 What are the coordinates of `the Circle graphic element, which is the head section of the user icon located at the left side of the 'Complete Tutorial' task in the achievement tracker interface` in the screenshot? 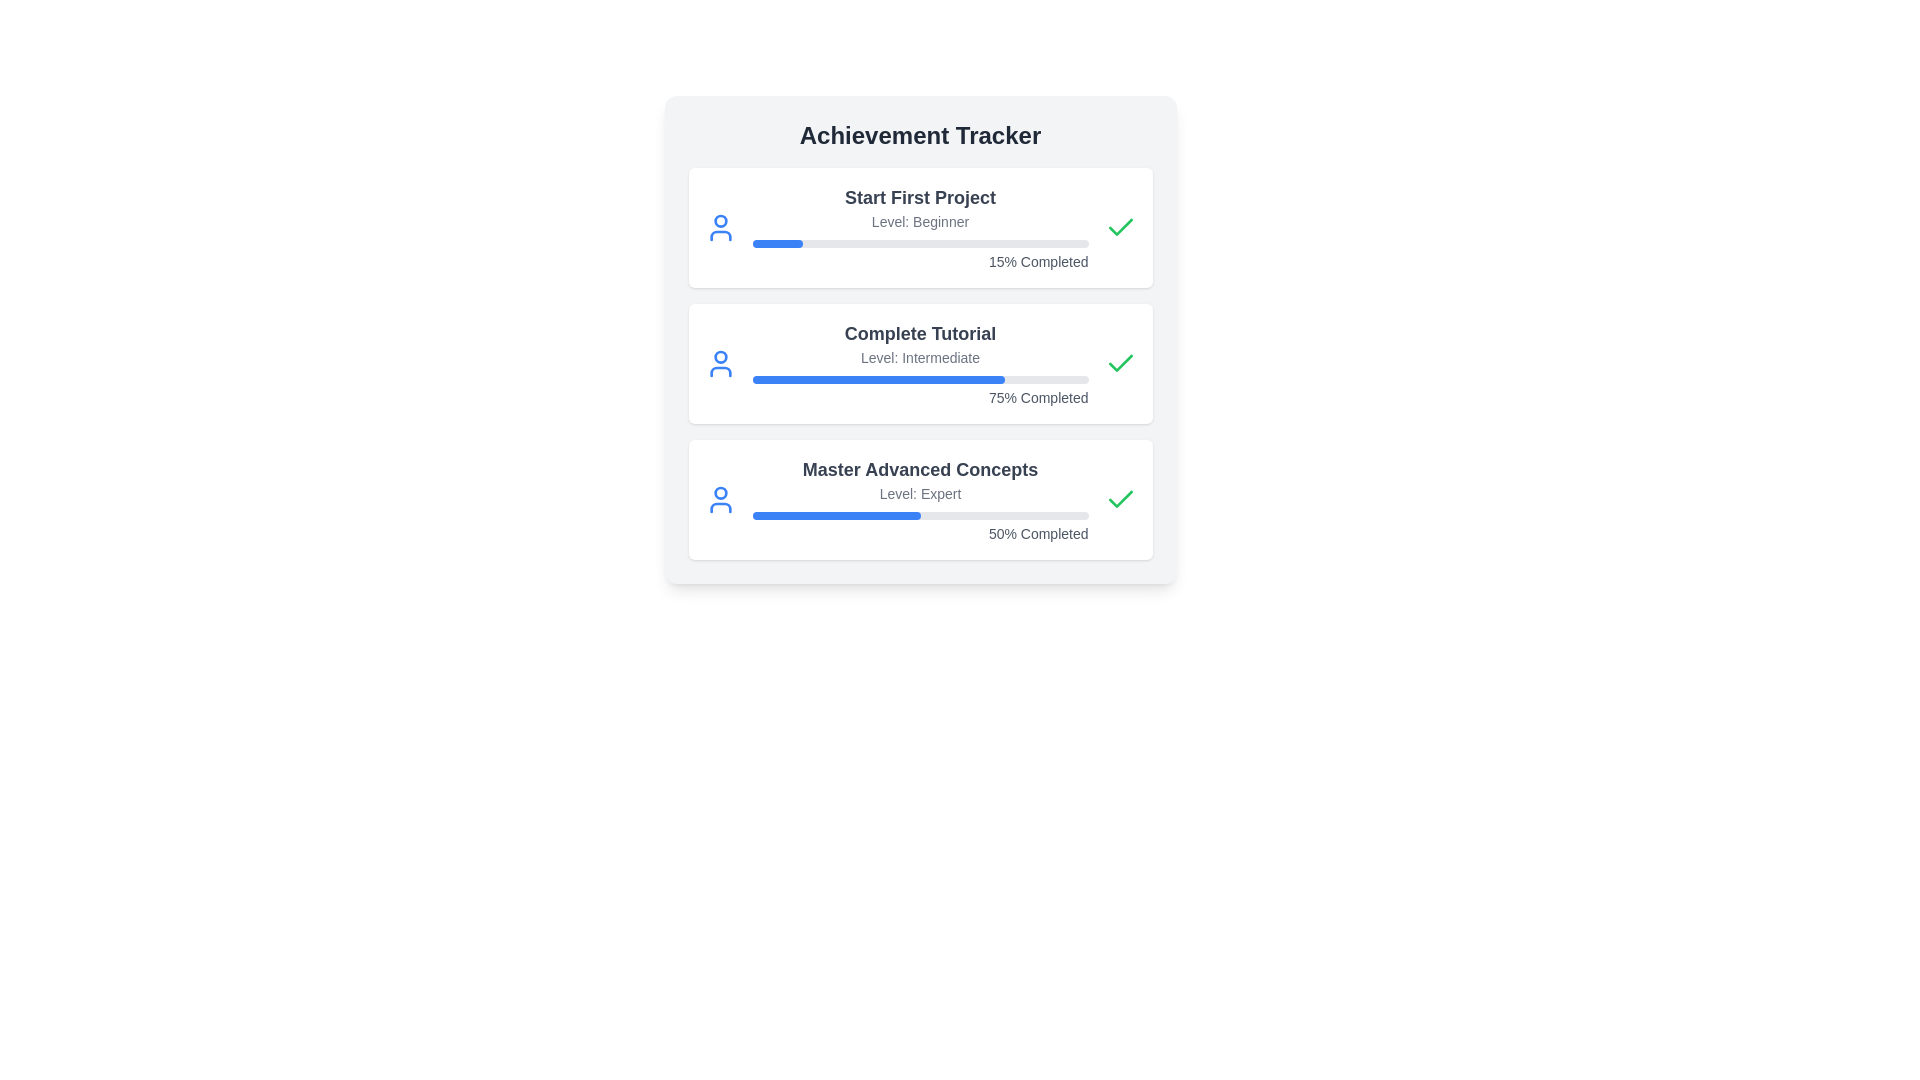 It's located at (720, 356).